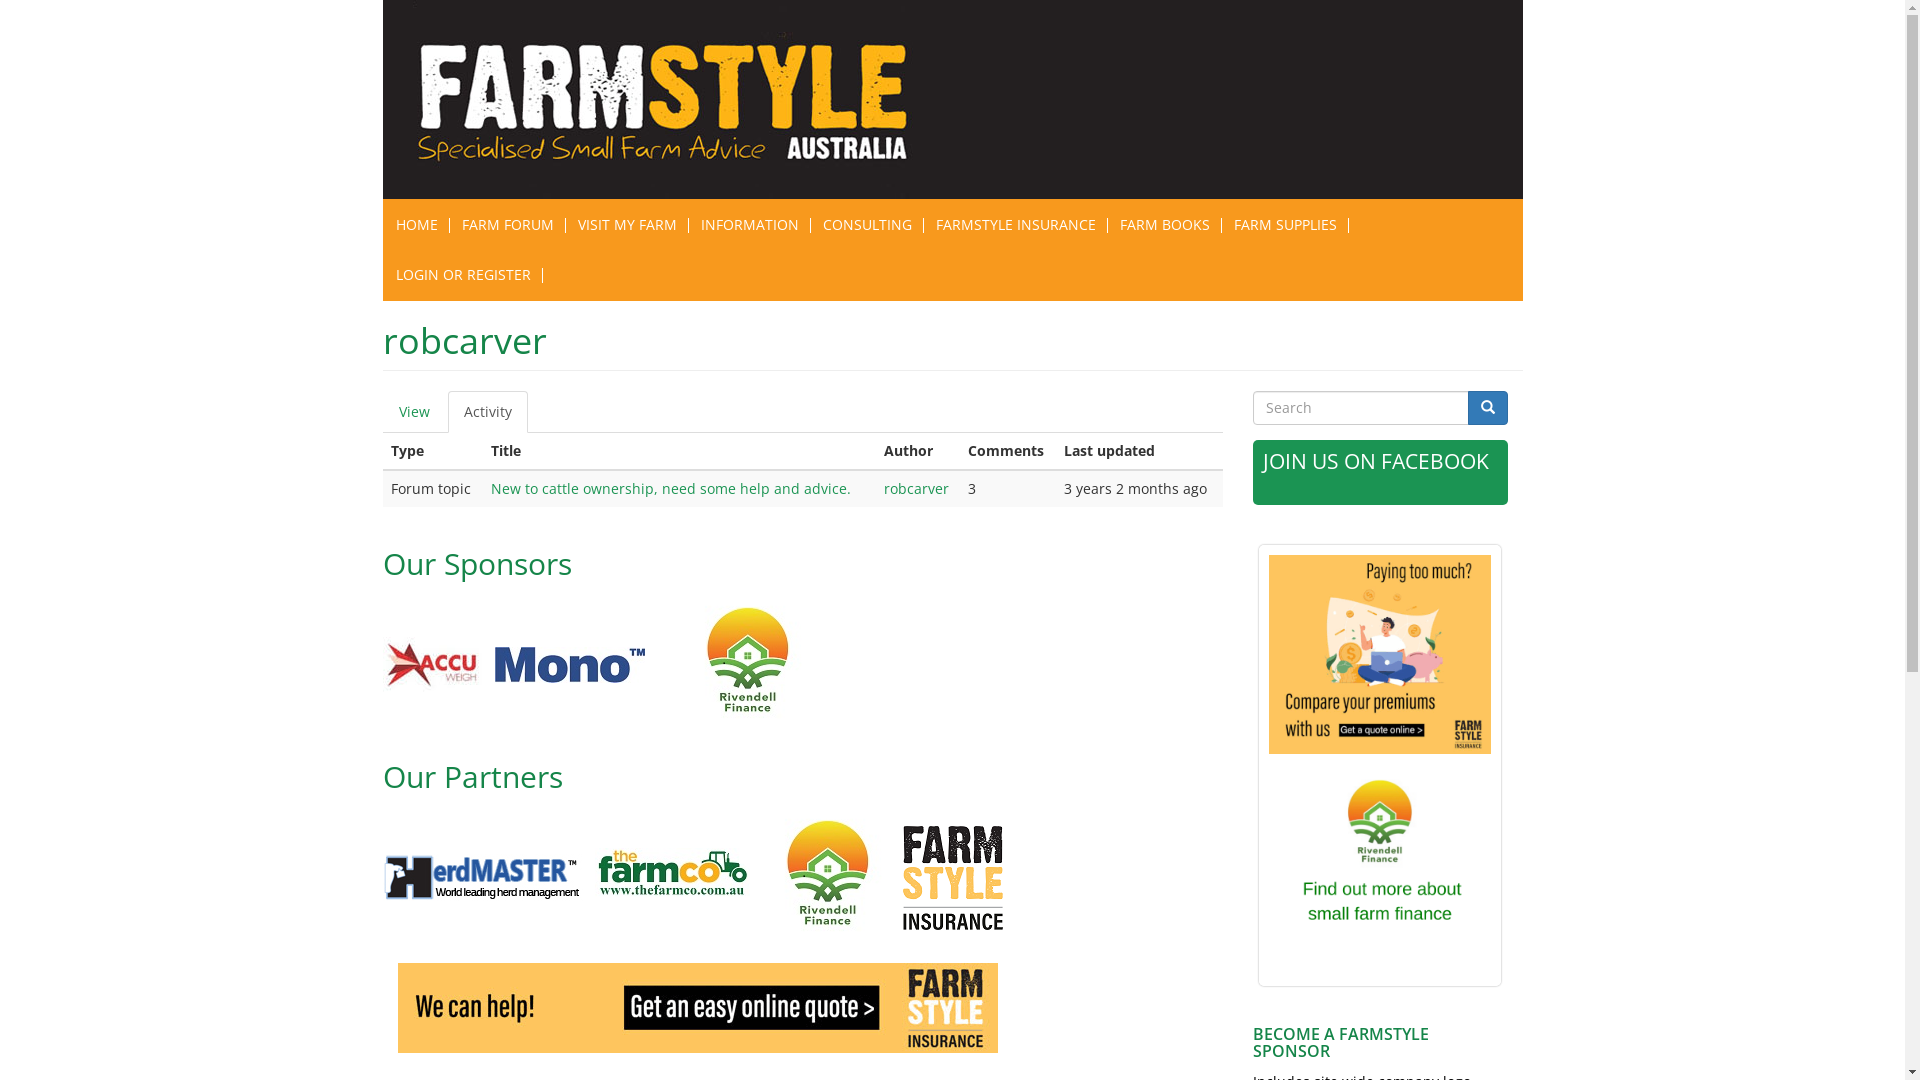 The width and height of the screenshot is (1920, 1080). Describe the element at coordinates (565, 224) in the screenshot. I see `'VISIT MY FARM'` at that location.